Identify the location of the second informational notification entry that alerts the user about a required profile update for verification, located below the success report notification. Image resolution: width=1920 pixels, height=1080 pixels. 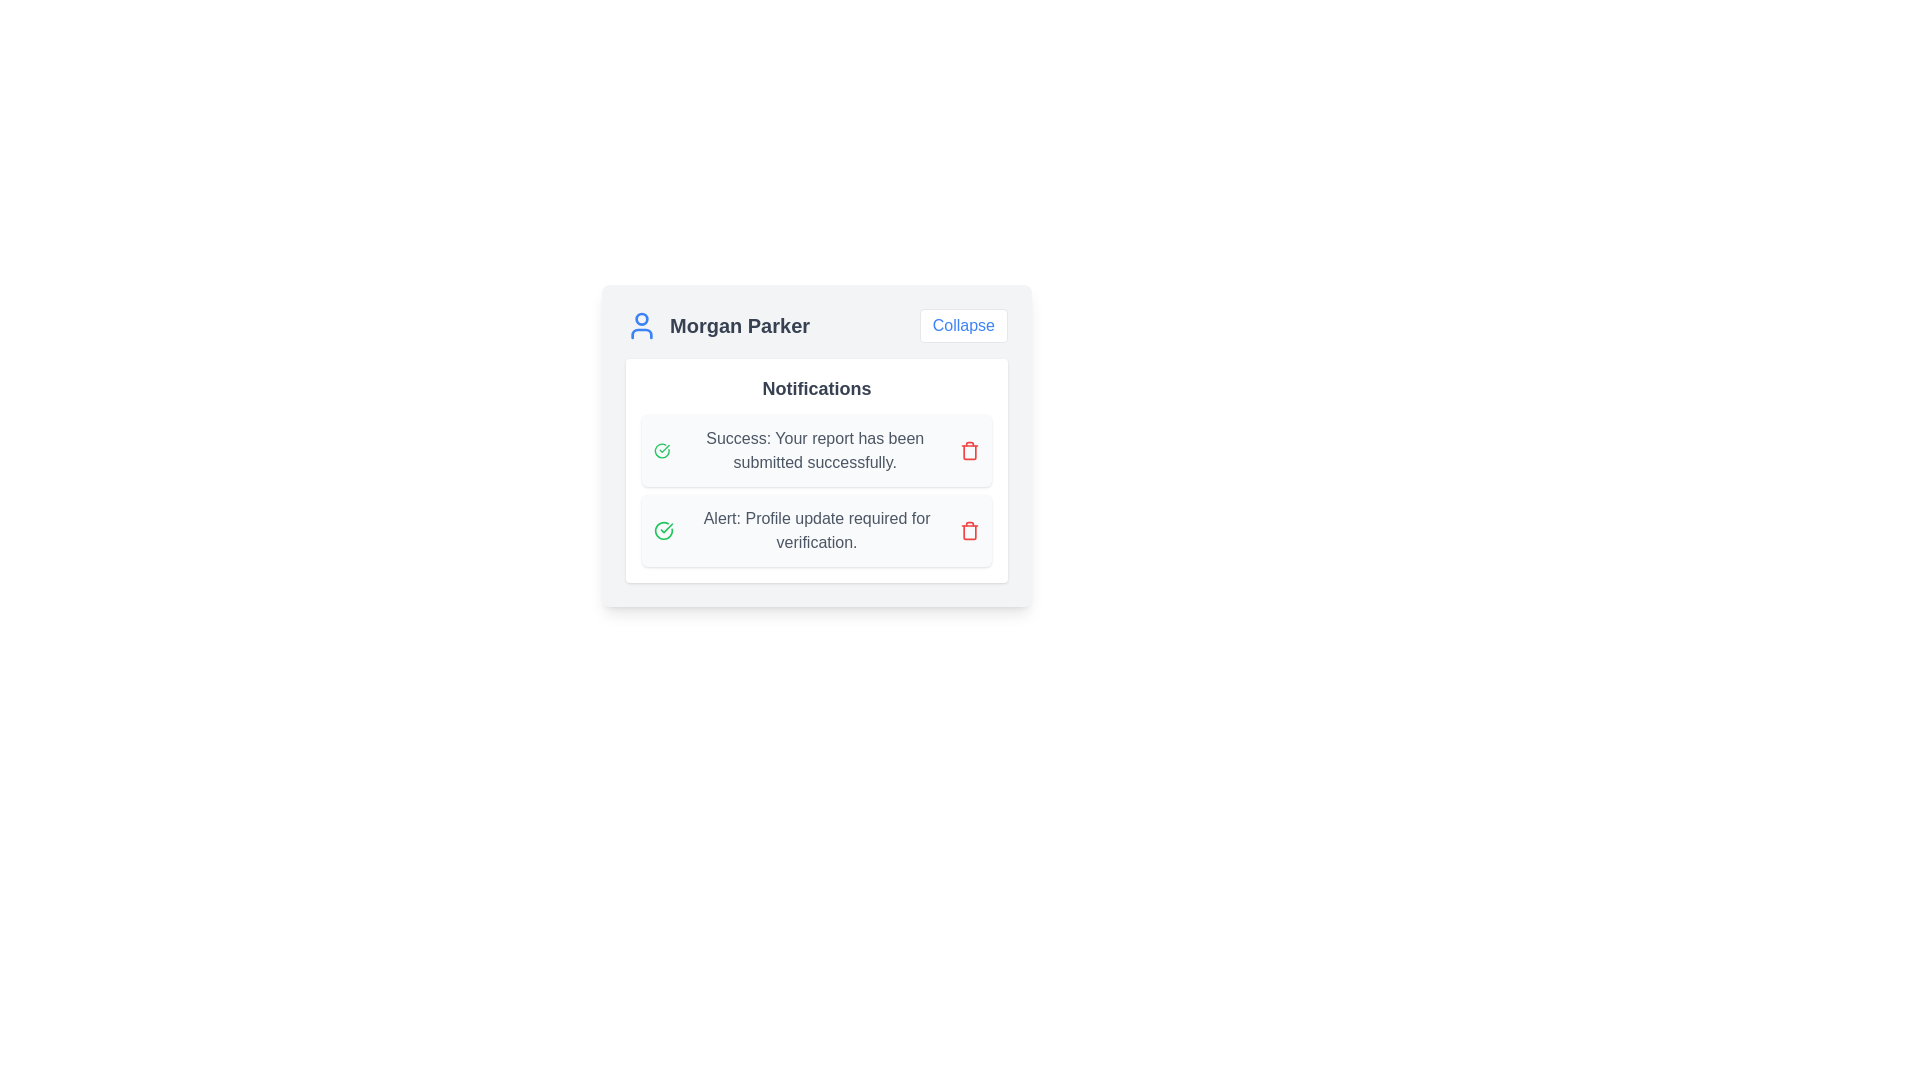
(816, 530).